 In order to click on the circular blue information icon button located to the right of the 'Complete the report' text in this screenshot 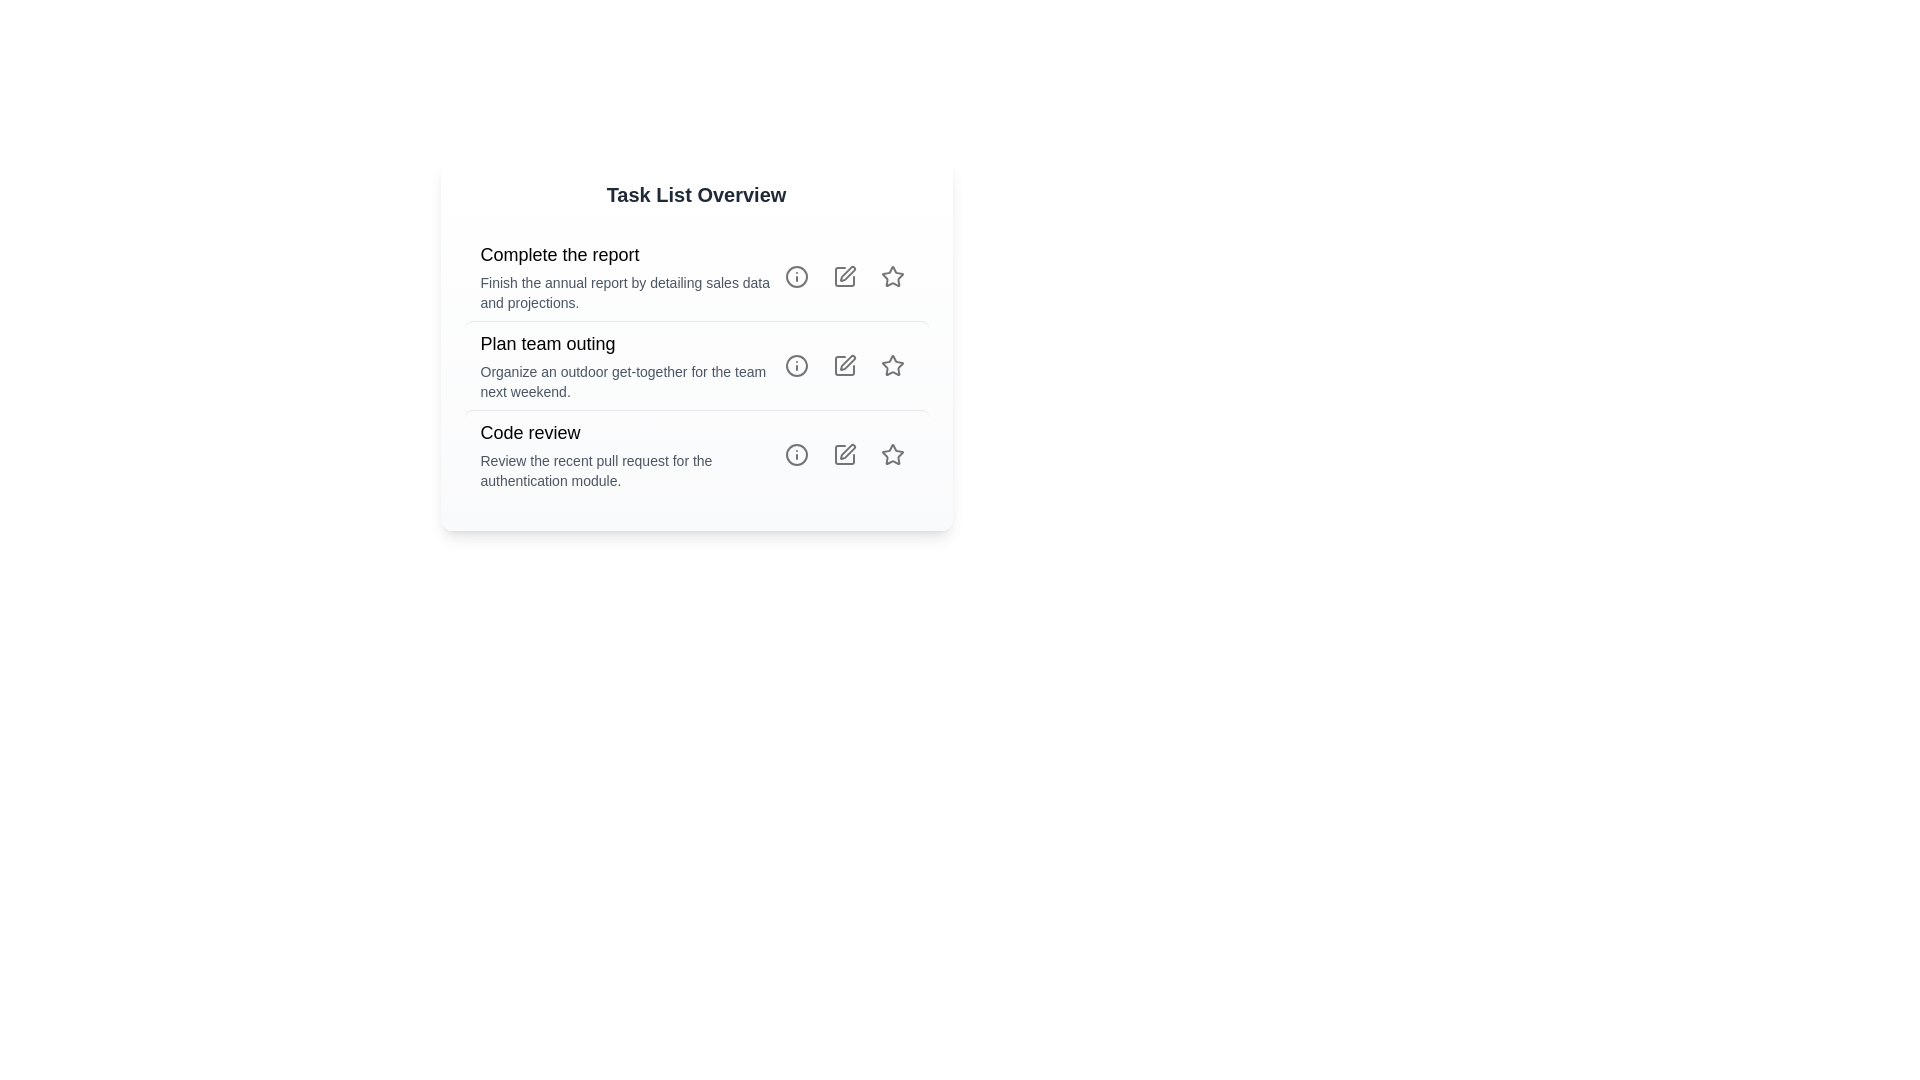, I will do `click(795, 277)`.